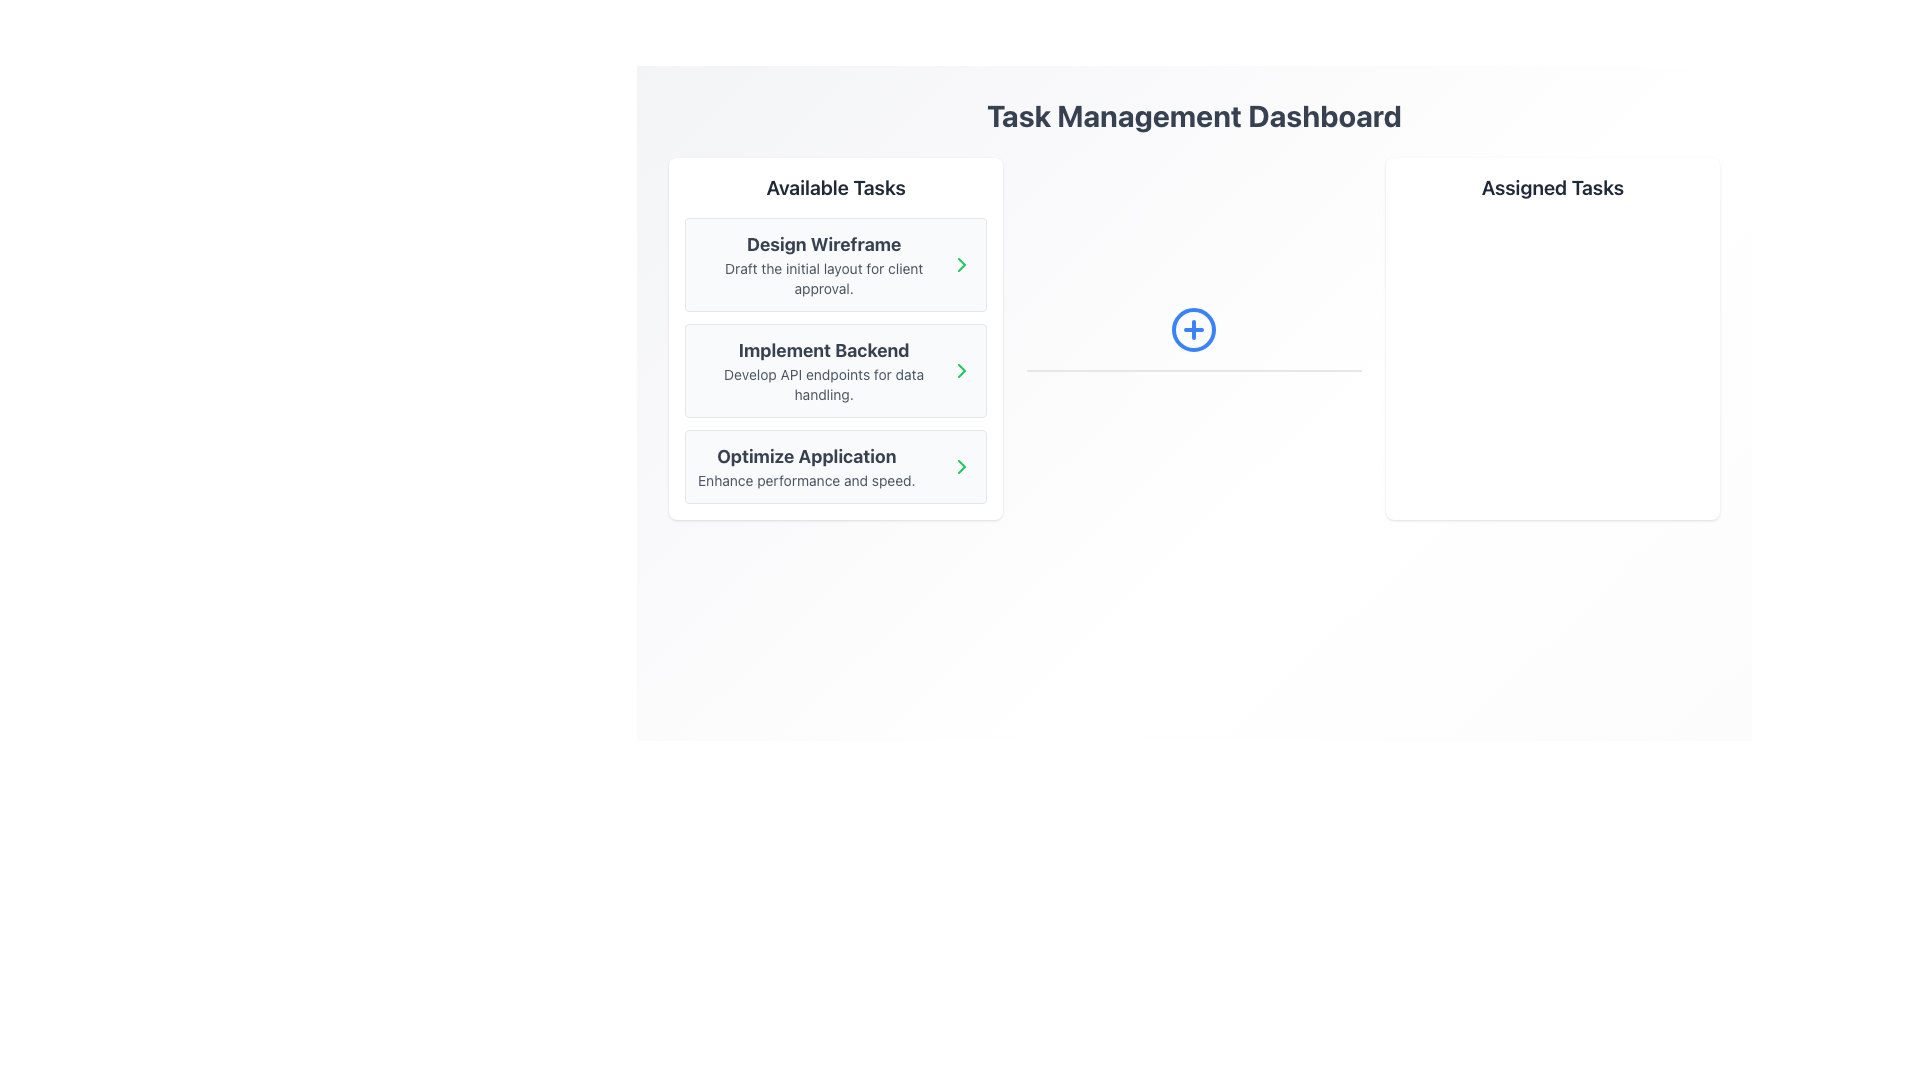 The image size is (1920, 1080). What do you see at coordinates (962, 466) in the screenshot?
I see `the rightward arrow vector graphic icon located inside the third task item labeled 'Optimize Application' in the 'Available Tasks' section` at bounding box center [962, 466].